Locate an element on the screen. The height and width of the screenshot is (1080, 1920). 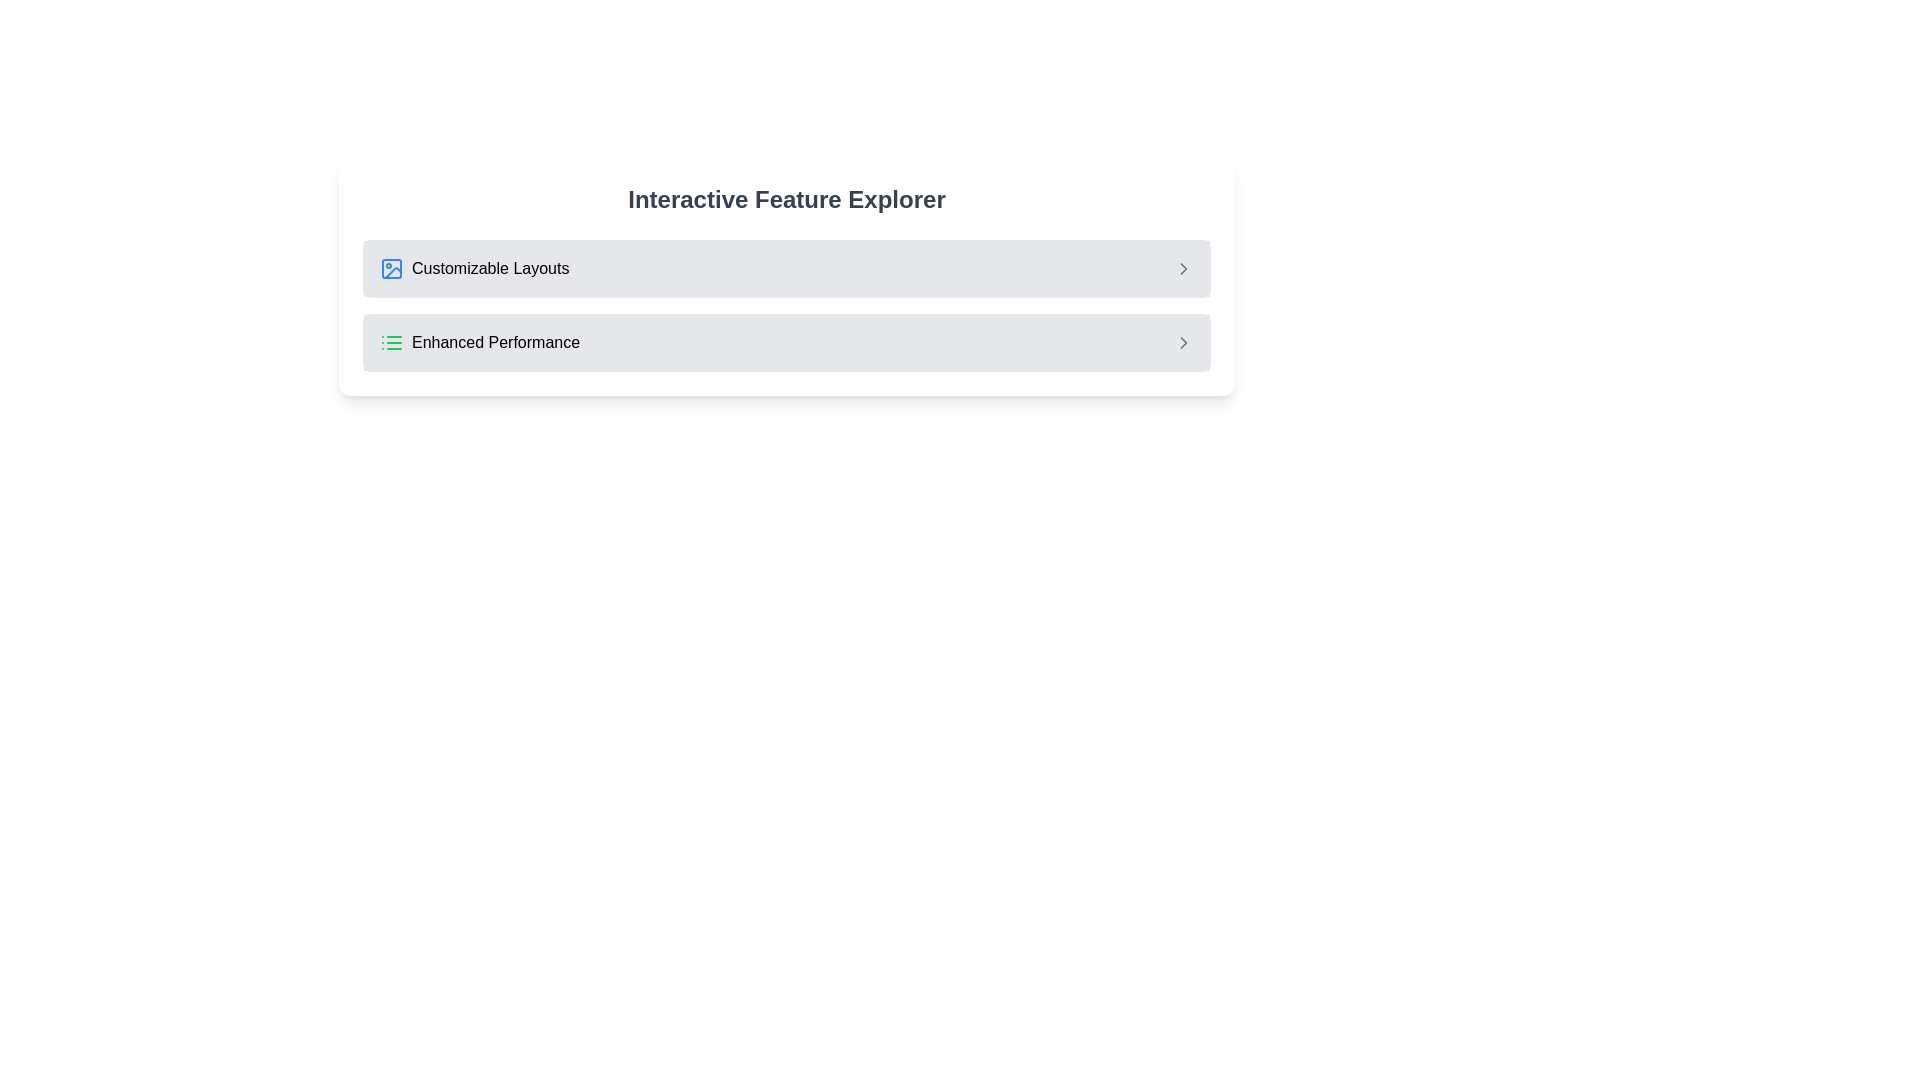
the text label that describes the first interactive feature in the vertical list, located next to the corresponding icon is located at coordinates (490, 268).